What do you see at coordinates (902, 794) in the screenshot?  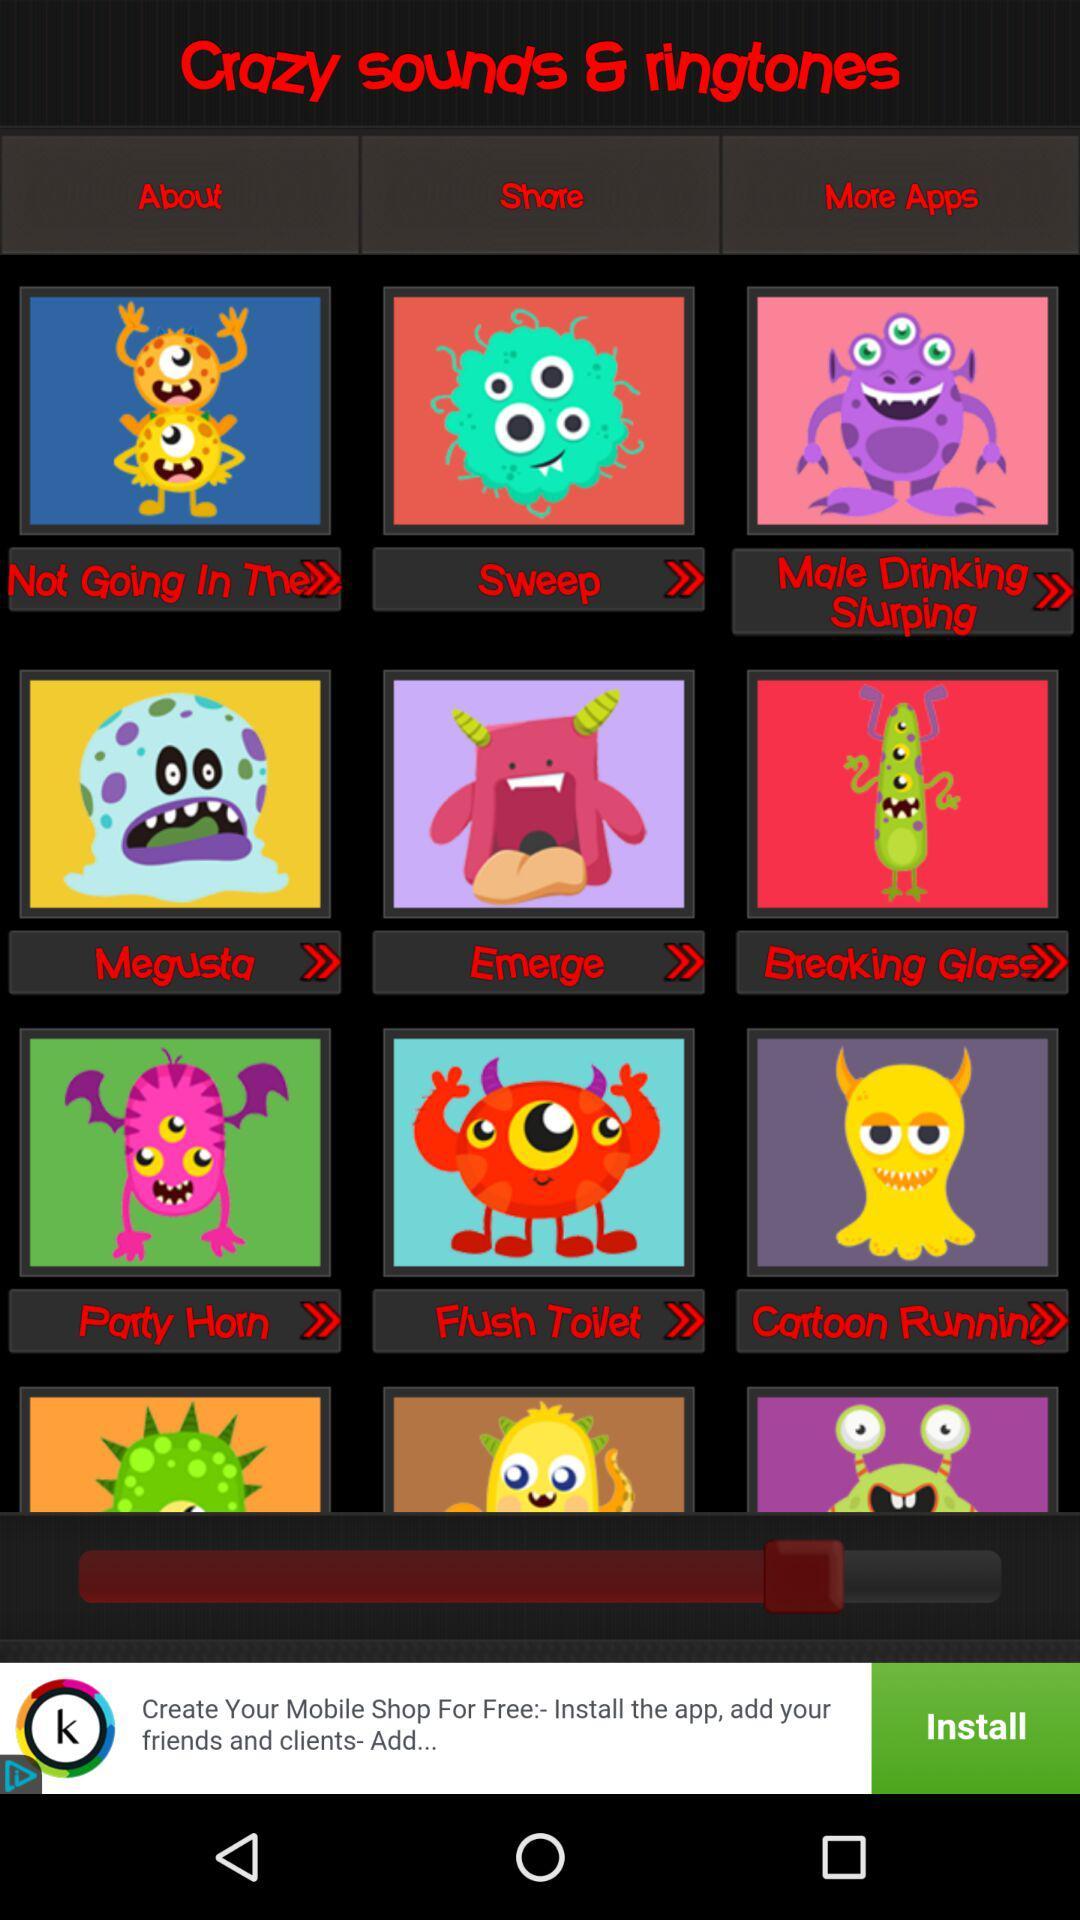 I see `set ringtone to breaking glass` at bounding box center [902, 794].